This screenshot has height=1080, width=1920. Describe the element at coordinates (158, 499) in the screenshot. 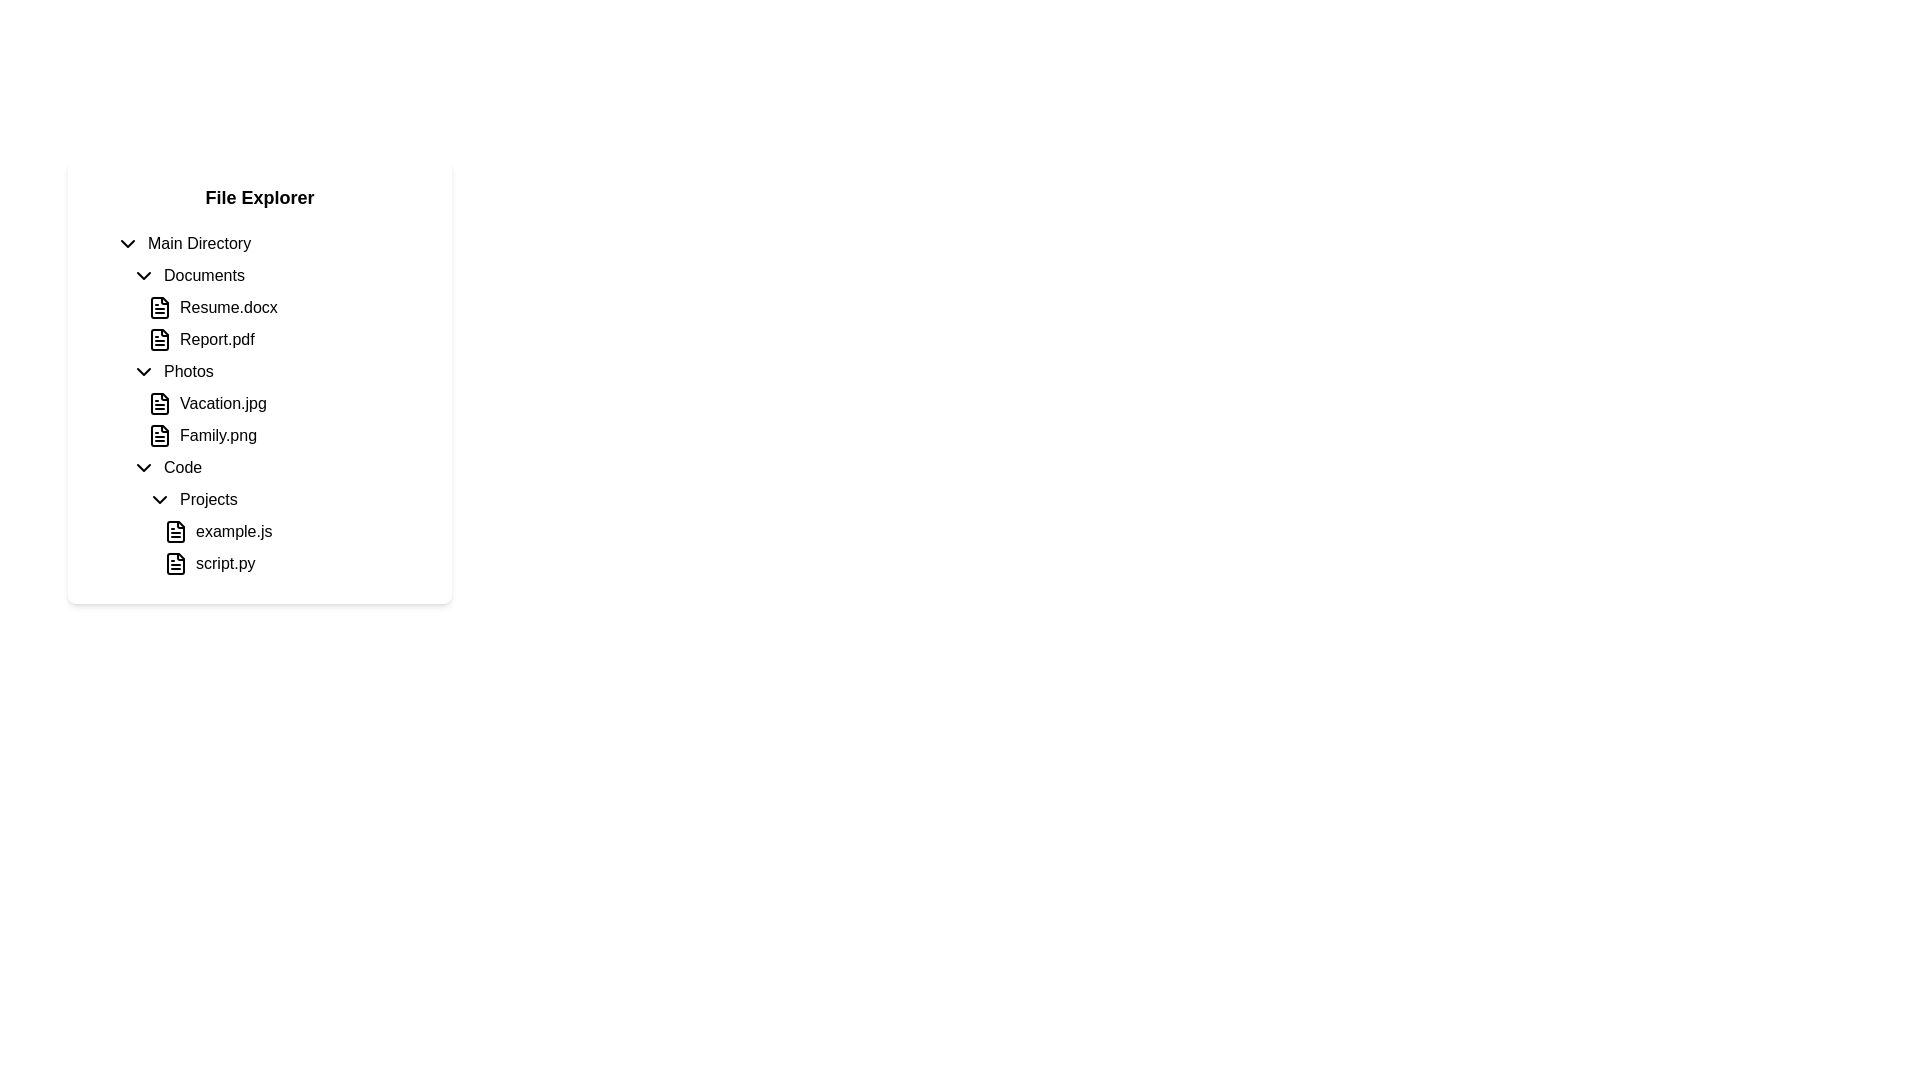

I see `the chevron-down icon` at that location.